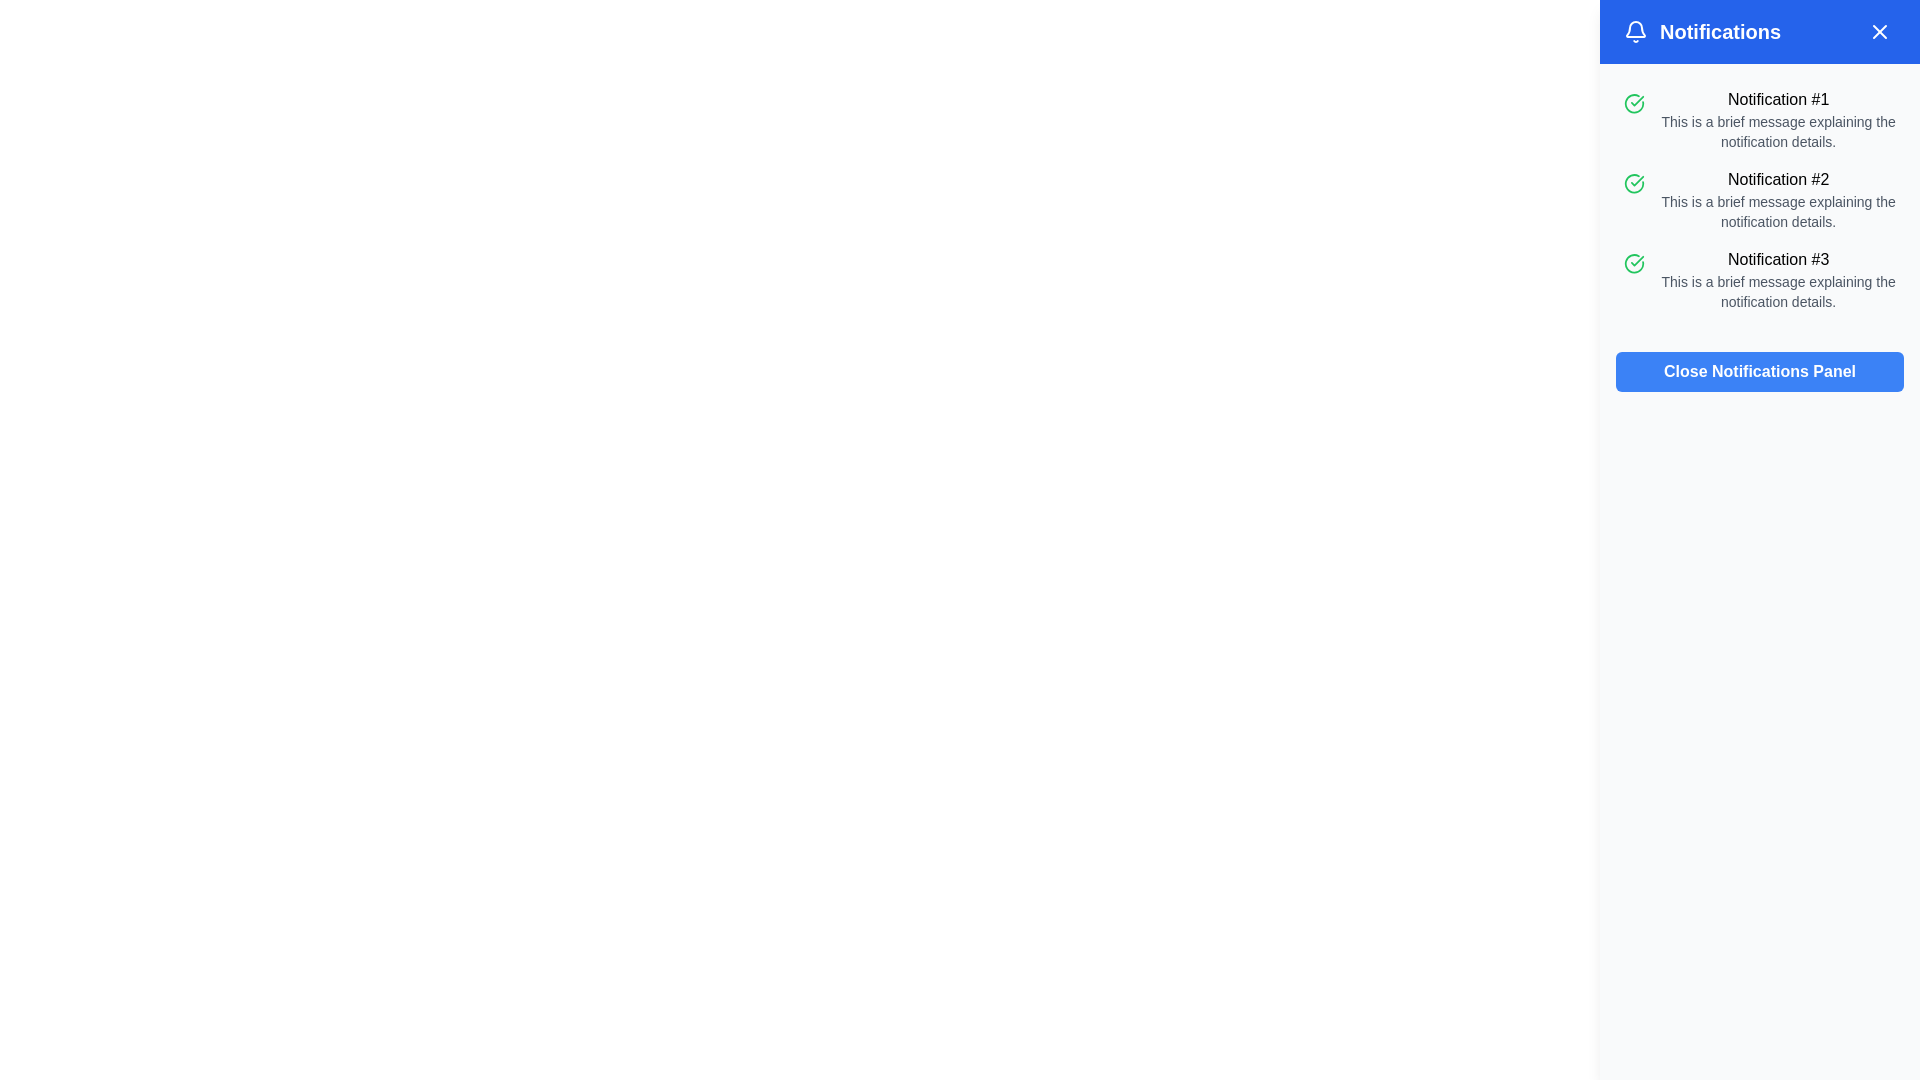  Describe the element at coordinates (1719, 31) in the screenshot. I see `the 'Notifications' text element in the top-right corner of the notification panel, which is in bold, extra-large font style and visually separated from other contents` at that location.